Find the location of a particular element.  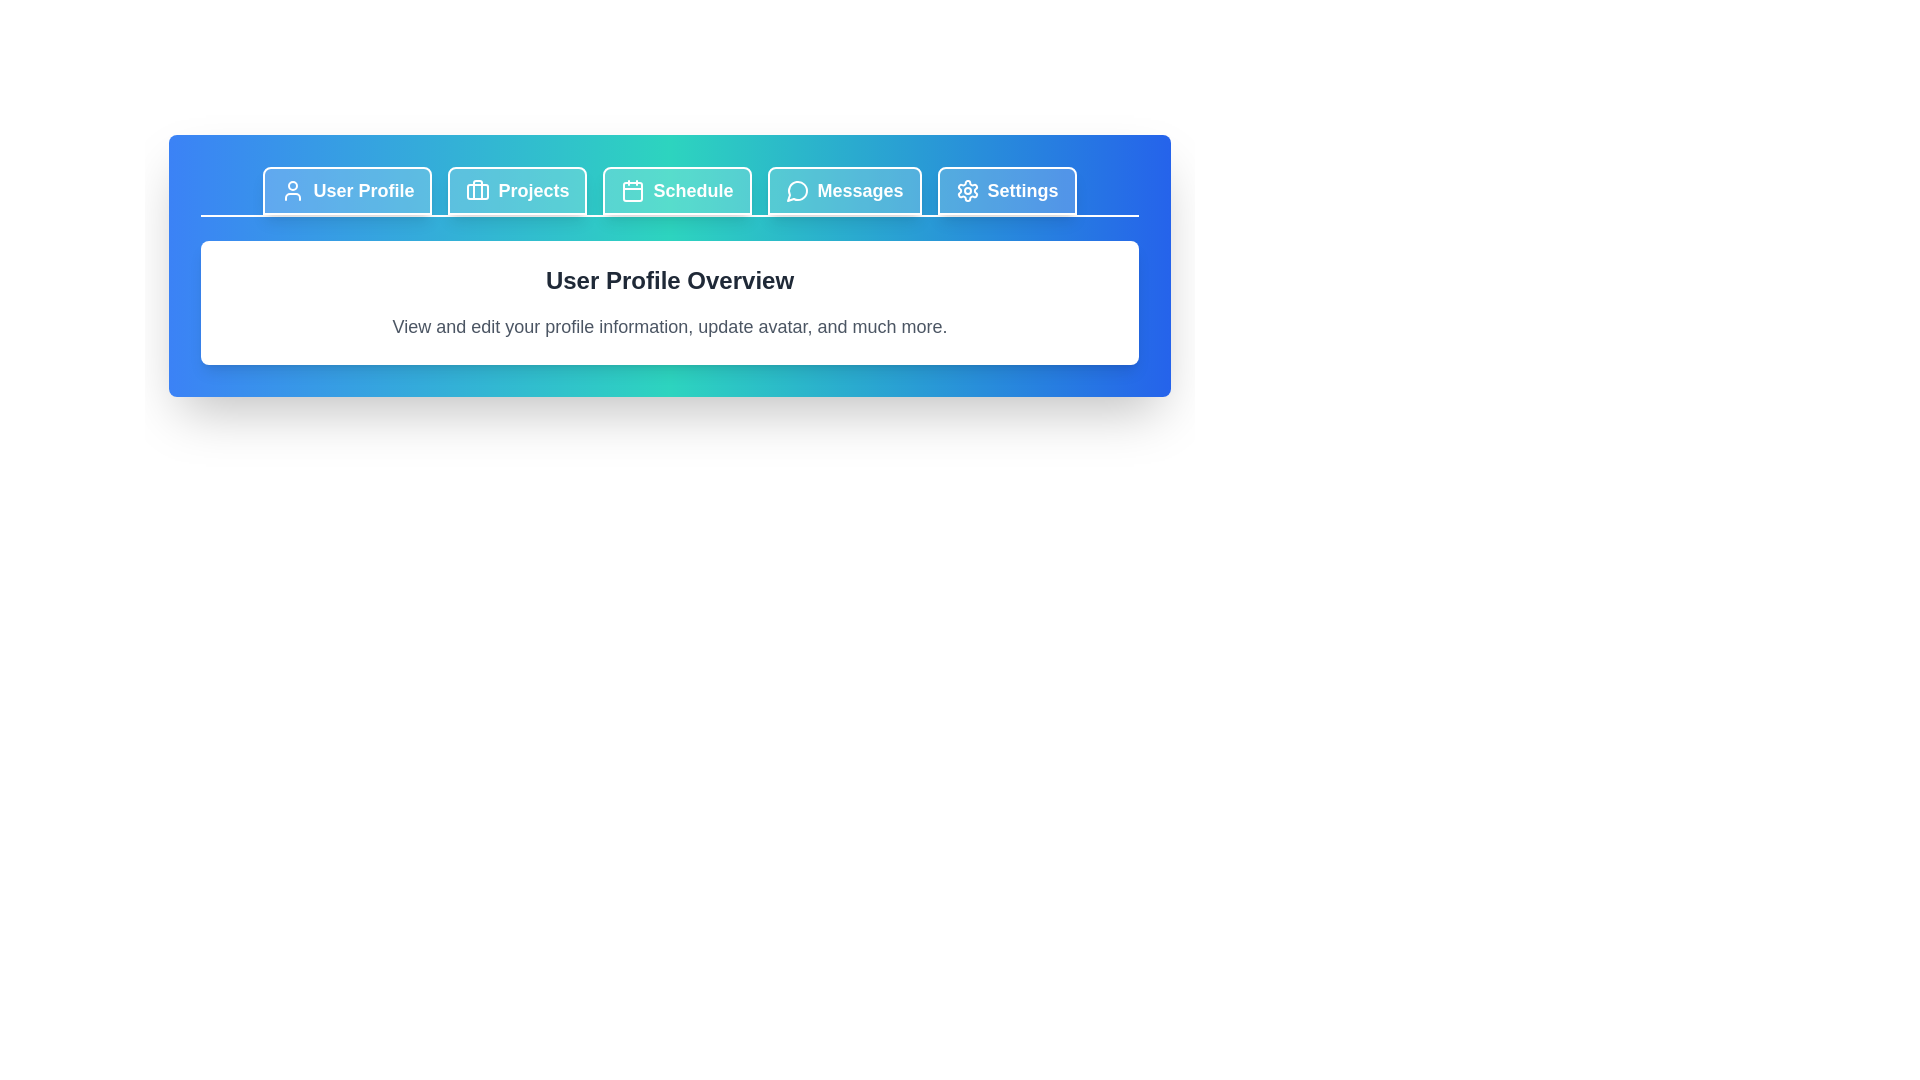

the 'Projects' icon in the navigation bar, which serves as a quick visual indicator for navigation is located at coordinates (477, 191).